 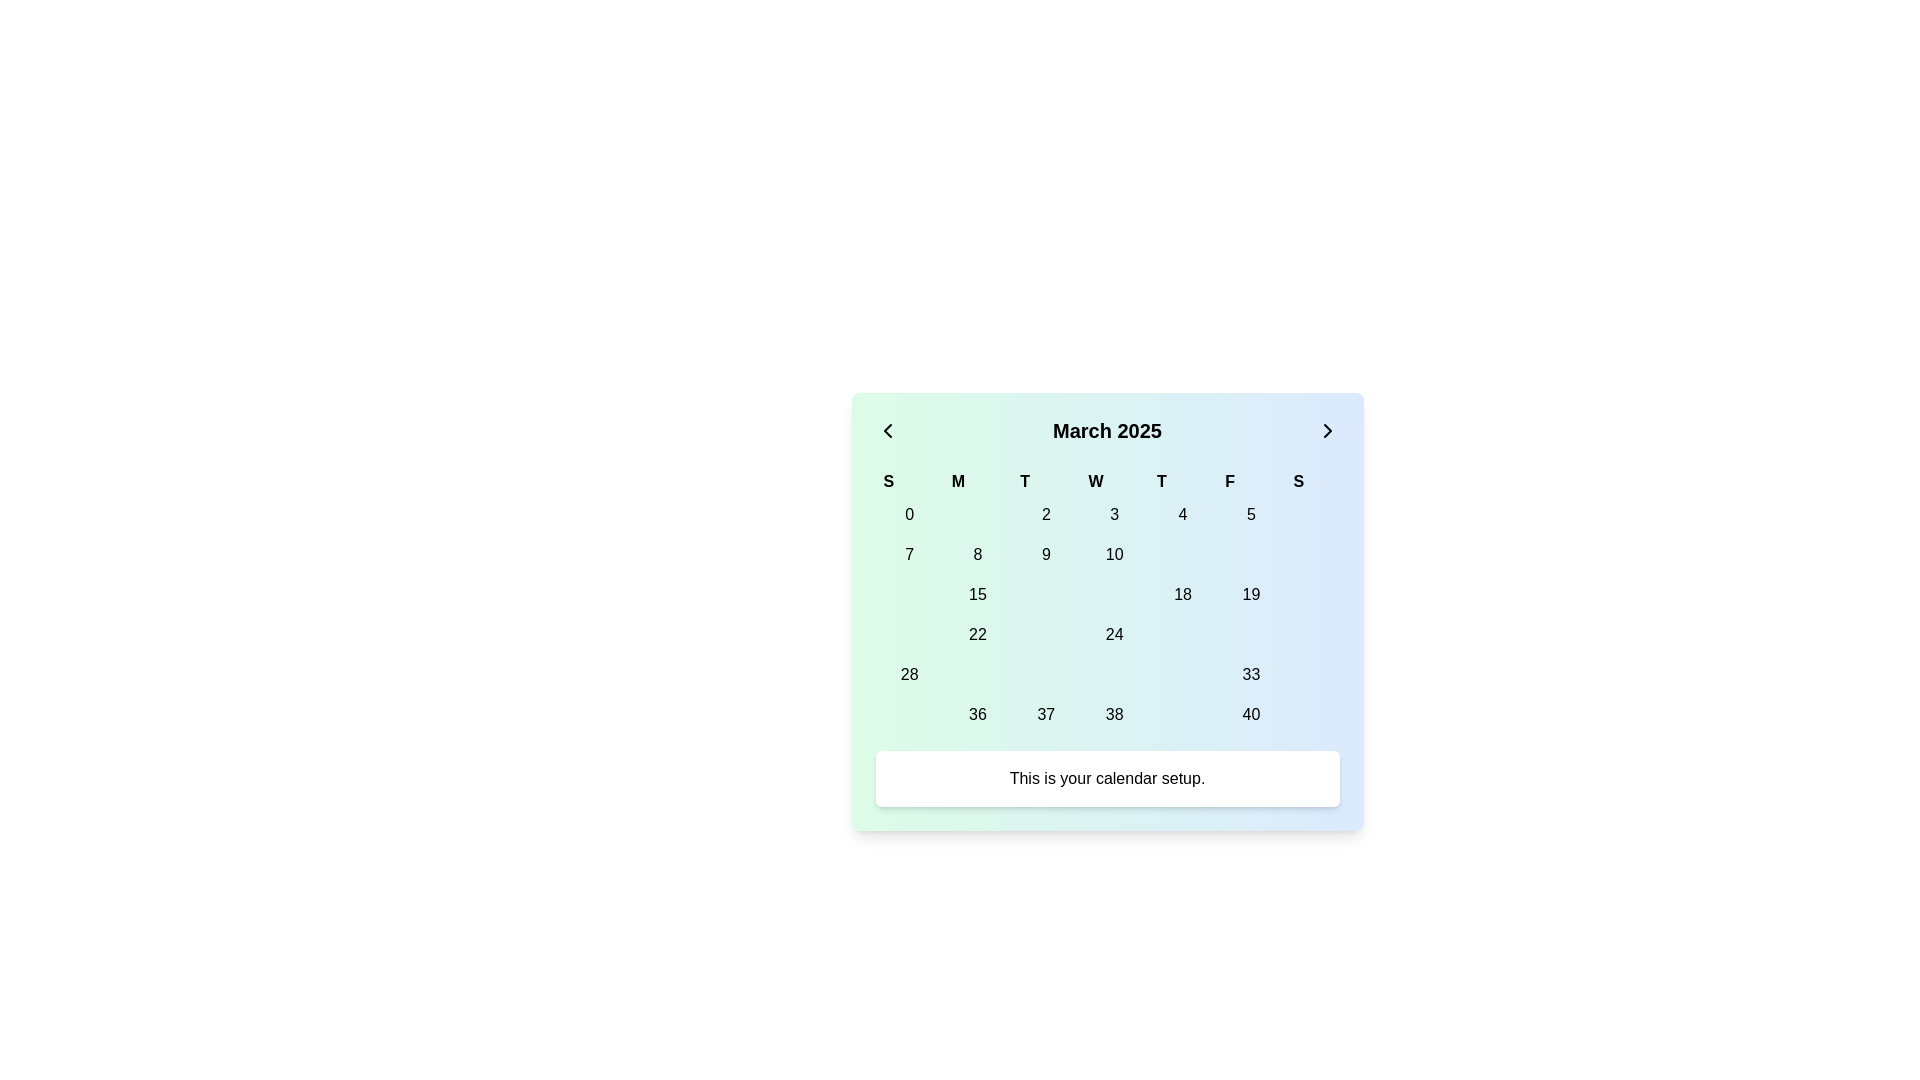 I want to click on the Text Display representing the day '3' in the interactive calendar view, so click(x=1113, y=514).